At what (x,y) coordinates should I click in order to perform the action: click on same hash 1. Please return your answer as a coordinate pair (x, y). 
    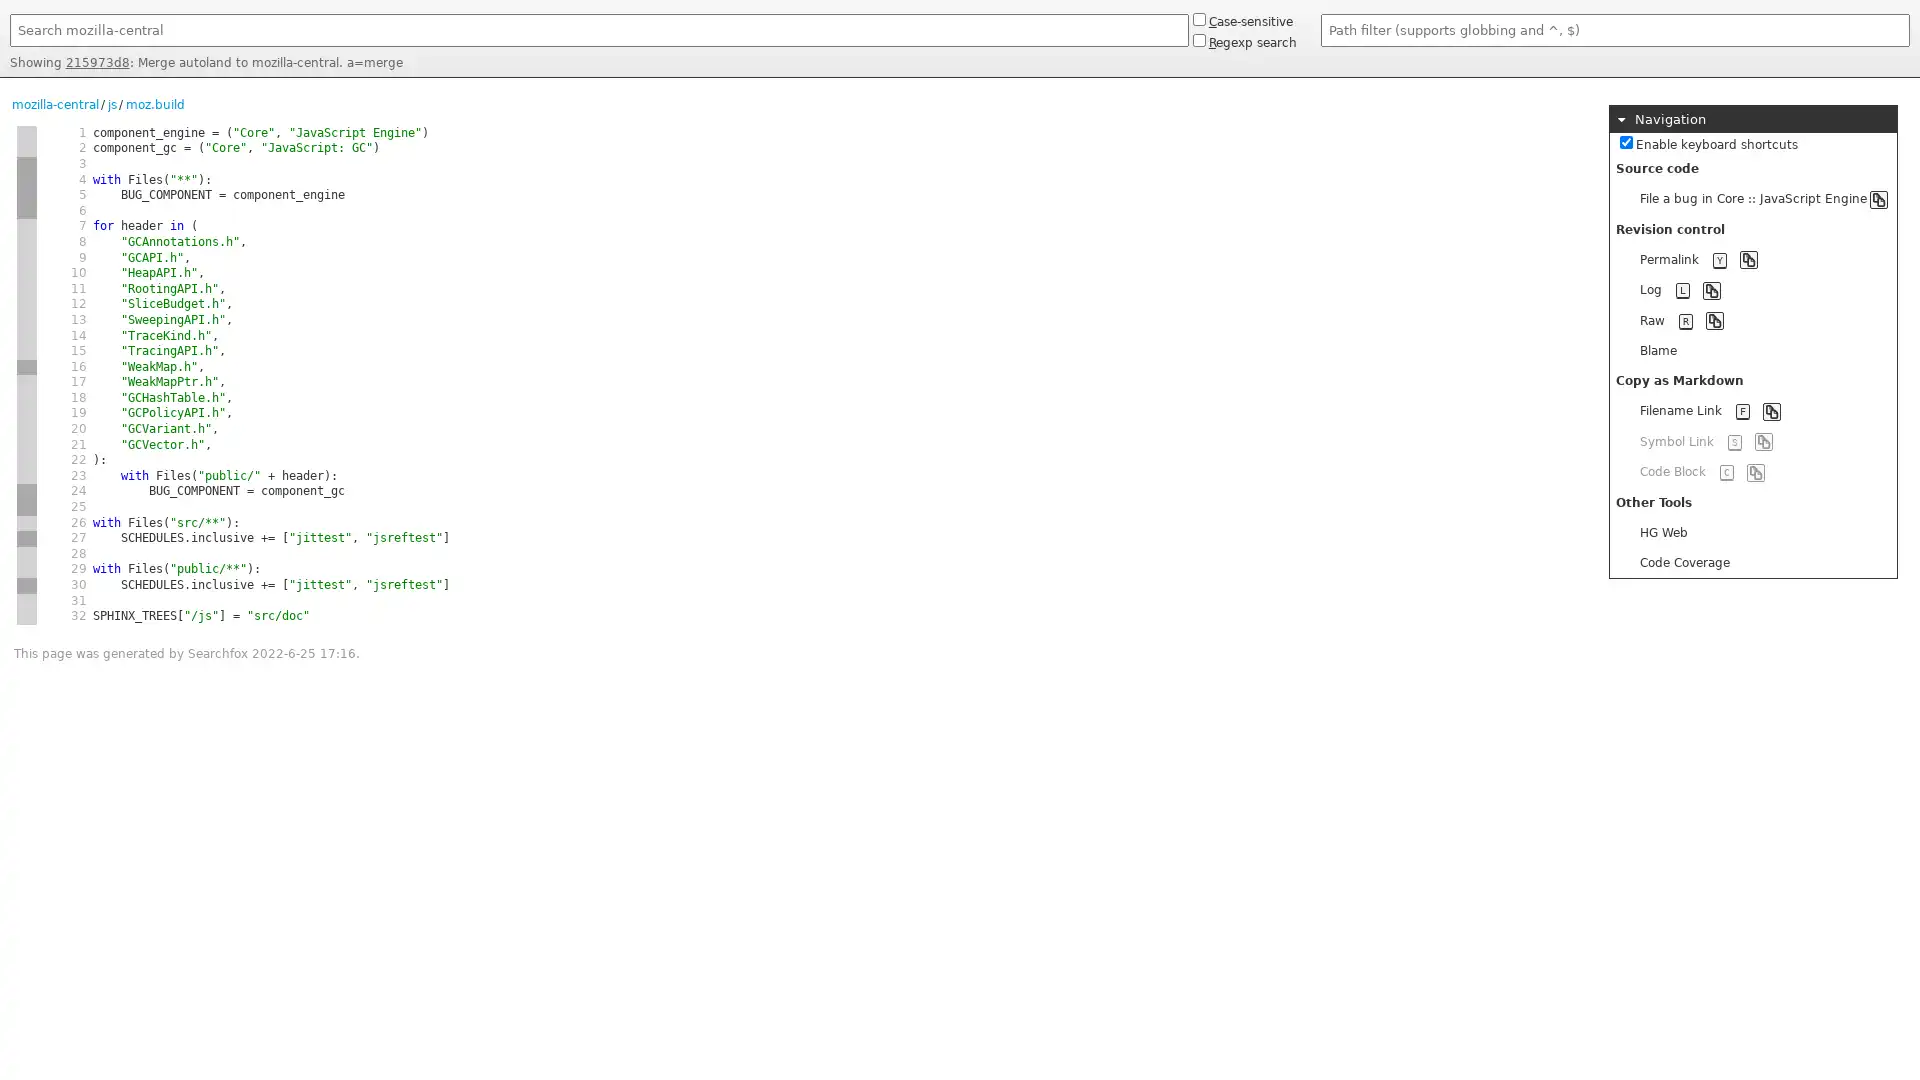
    Looking at the image, I should click on (27, 475).